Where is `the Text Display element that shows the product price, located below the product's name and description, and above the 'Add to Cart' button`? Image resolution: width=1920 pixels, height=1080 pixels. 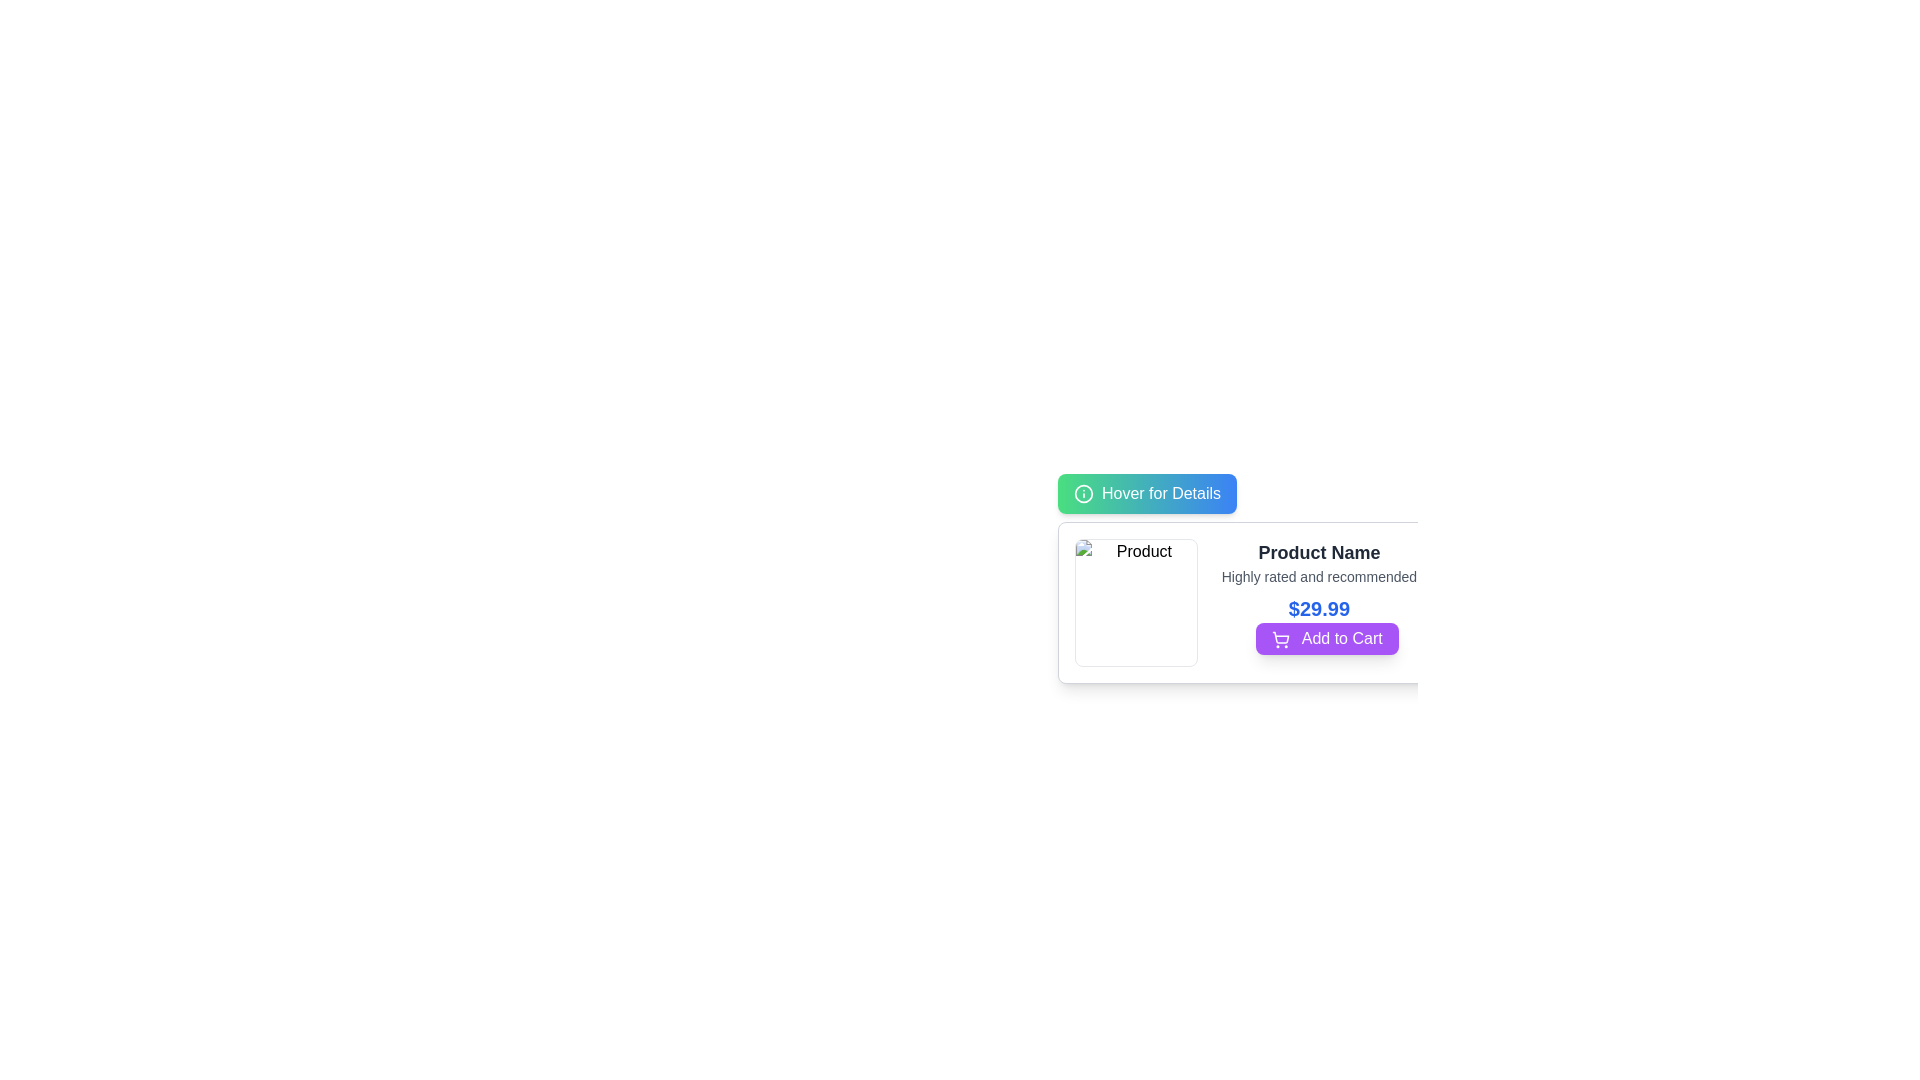 the Text Display element that shows the product price, located below the product's name and description, and above the 'Add to Cart' button is located at coordinates (1319, 608).